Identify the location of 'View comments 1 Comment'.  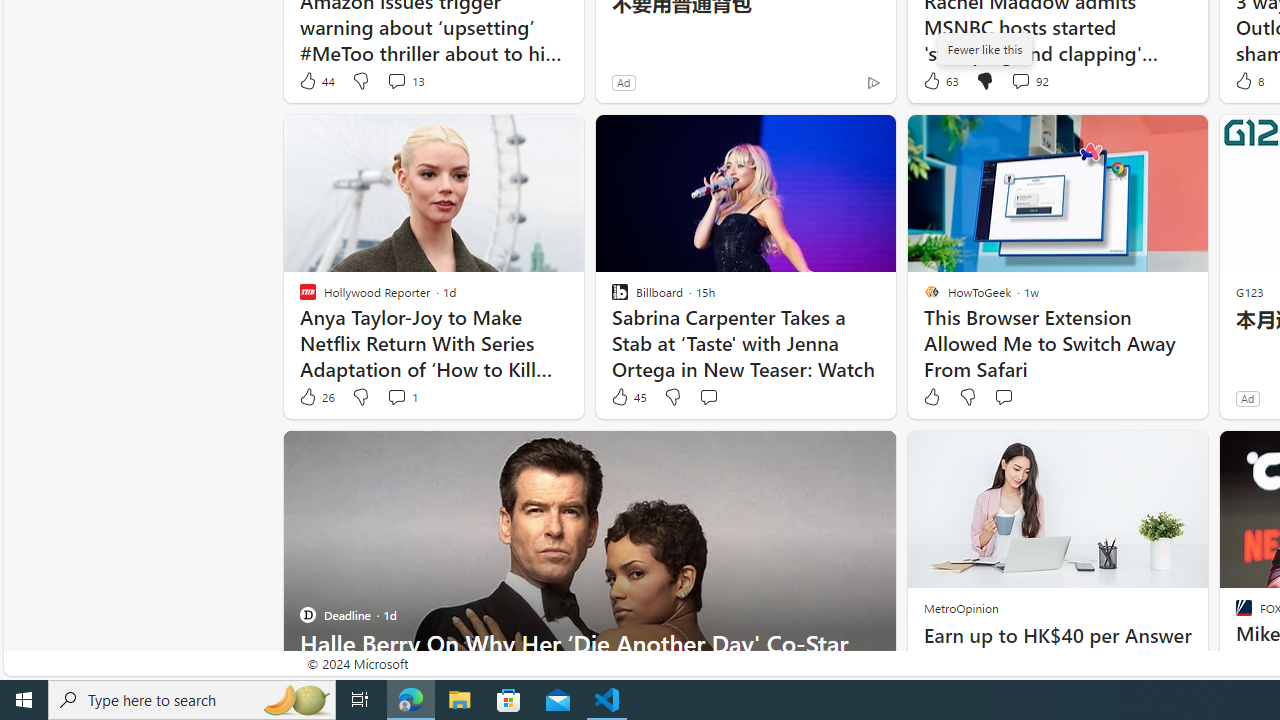
(396, 397).